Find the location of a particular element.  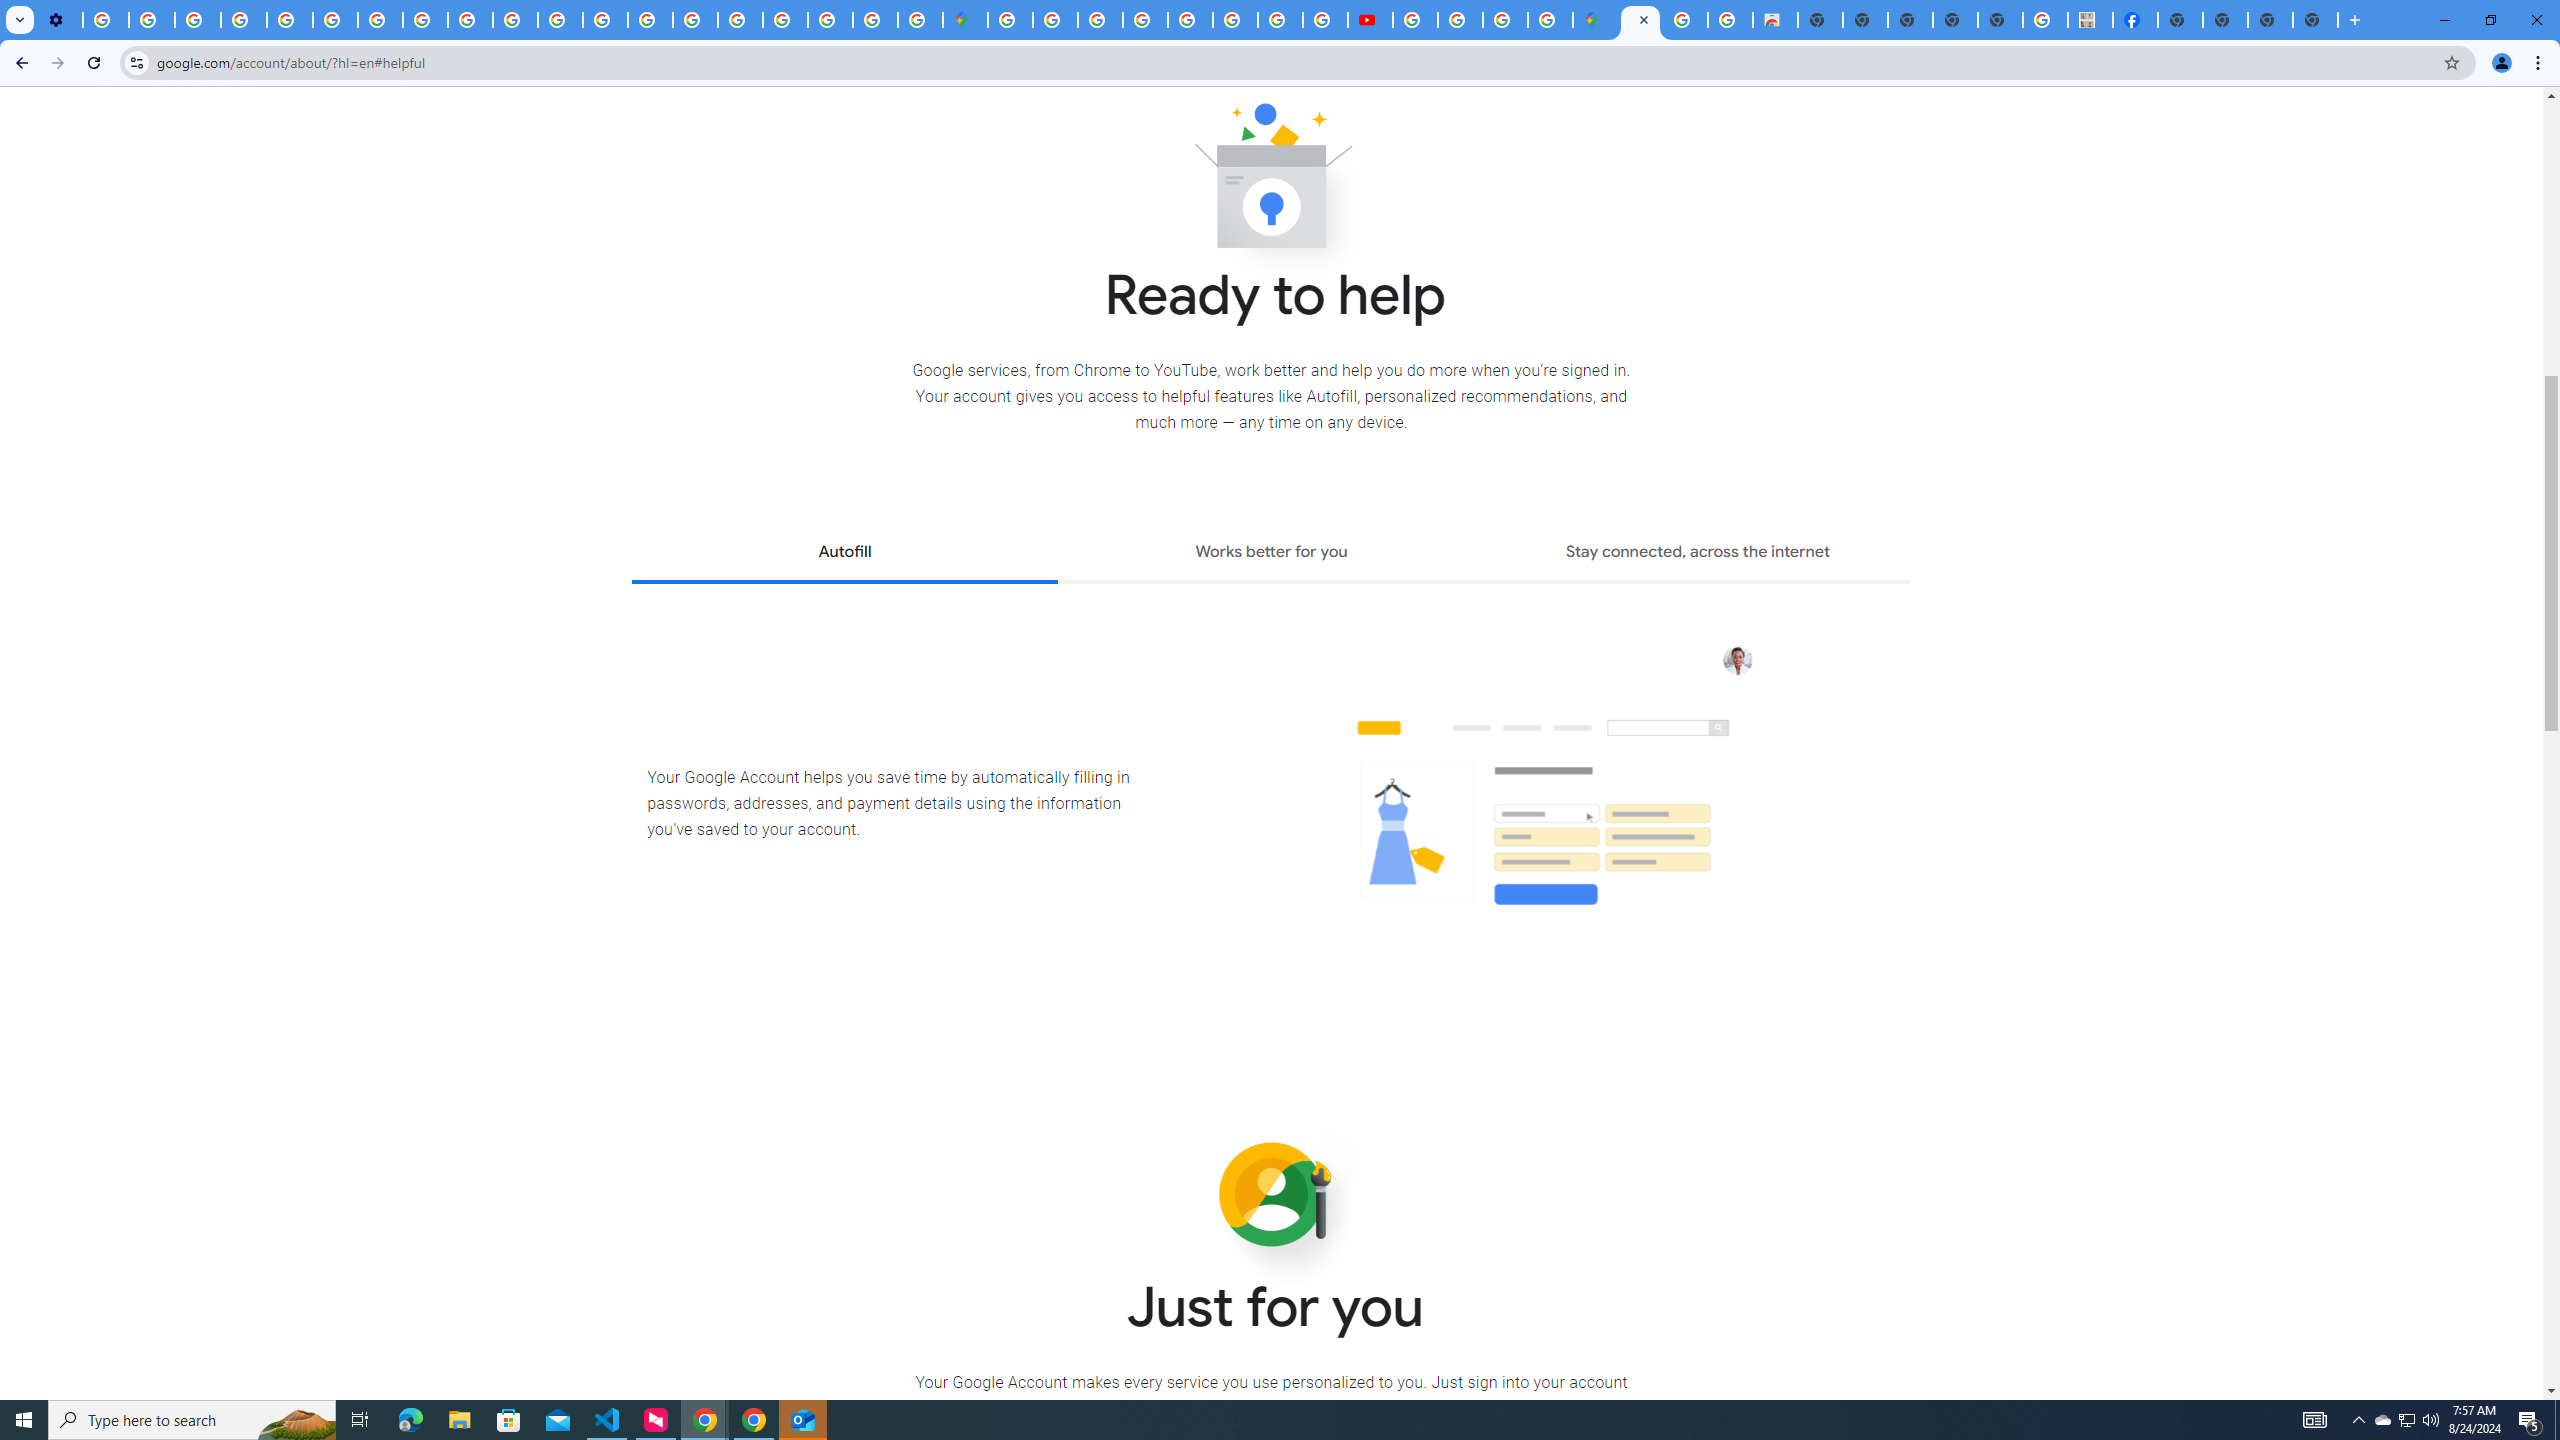

'Works better for you' is located at coordinates (1271, 554).